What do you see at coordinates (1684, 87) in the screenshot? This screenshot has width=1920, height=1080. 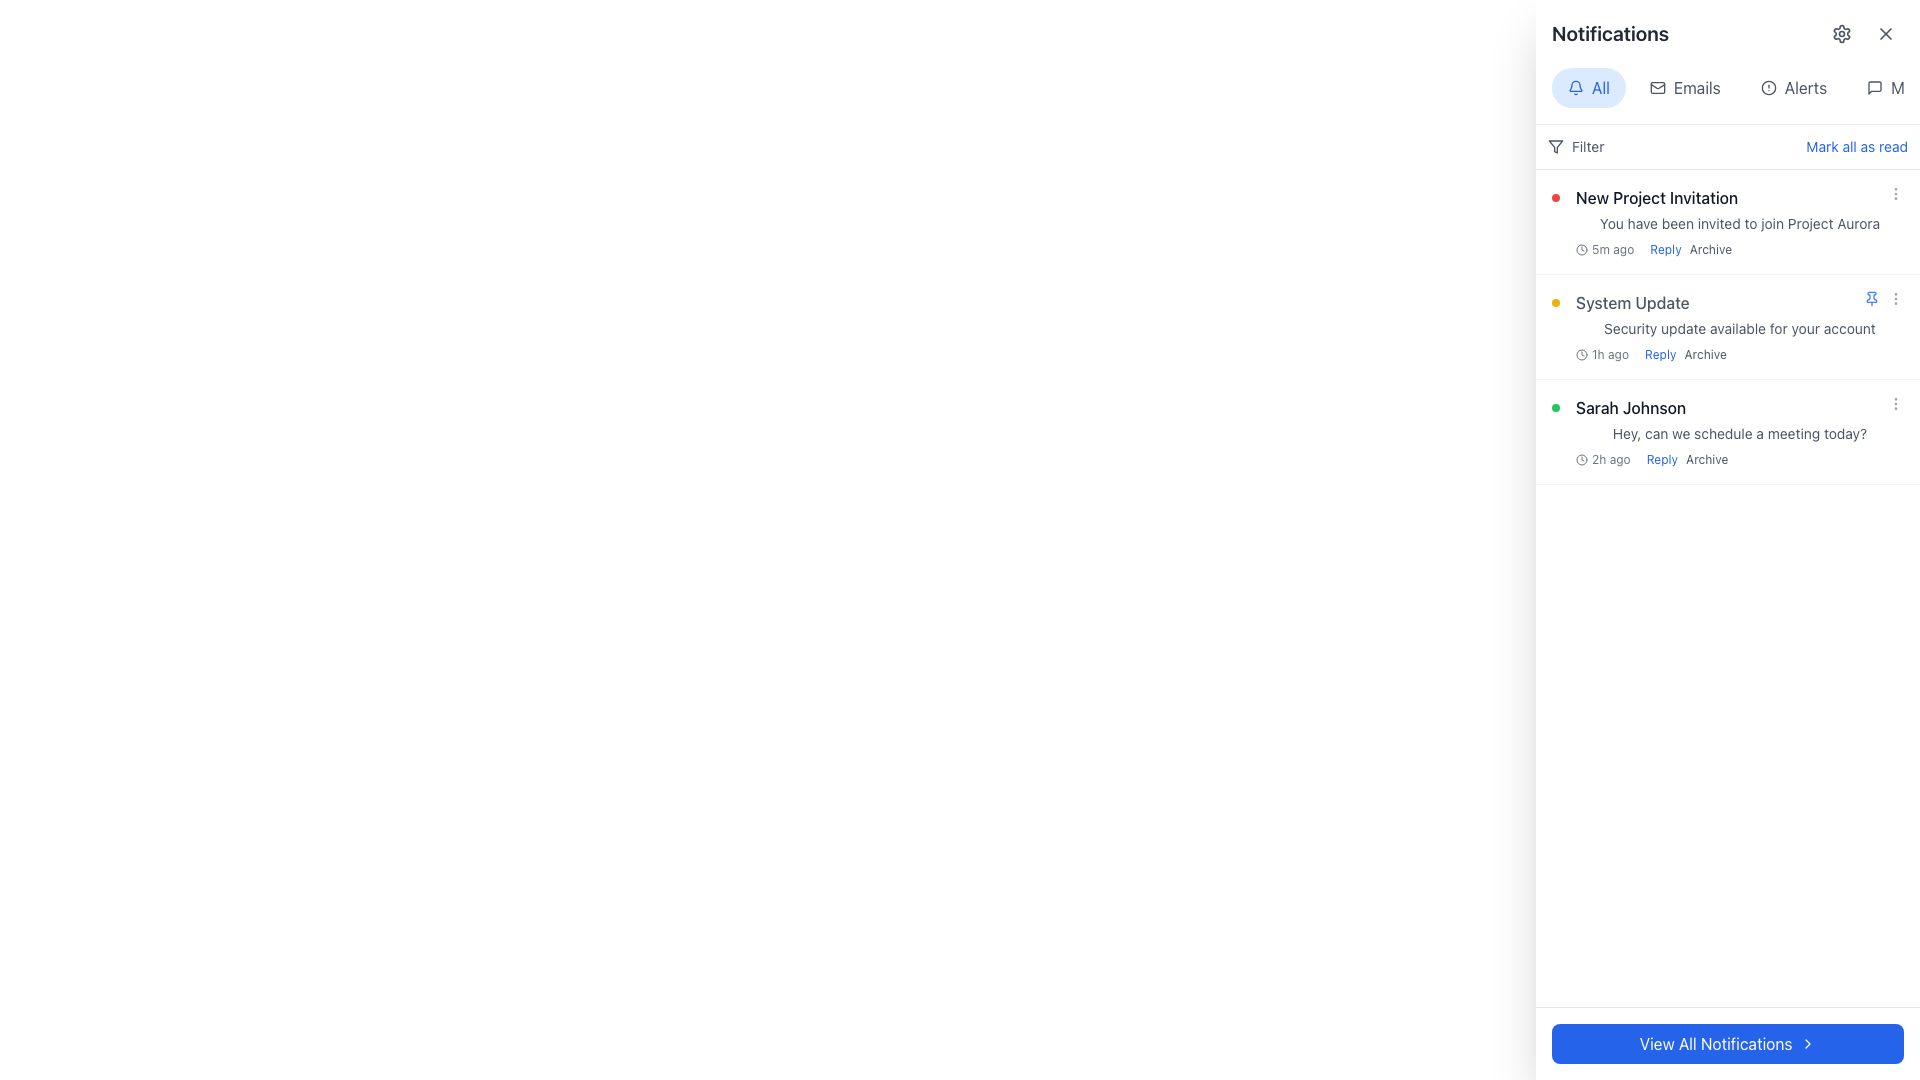 I see `the 'Emails' button in the horizontal menu bar` at bounding box center [1684, 87].